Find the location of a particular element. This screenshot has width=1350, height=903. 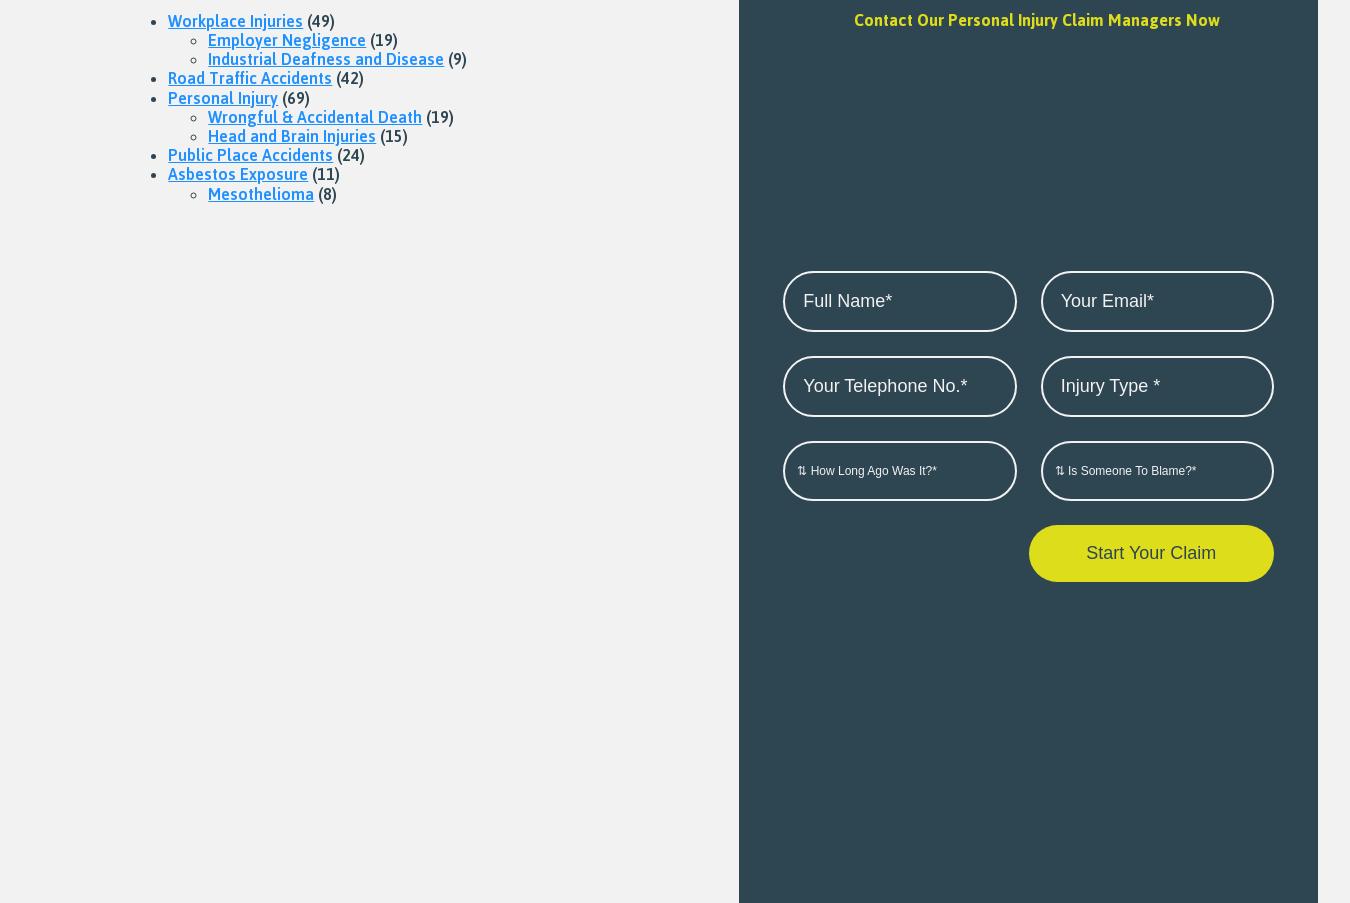

'Public Place Accidents' is located at coordinates (249, 154).